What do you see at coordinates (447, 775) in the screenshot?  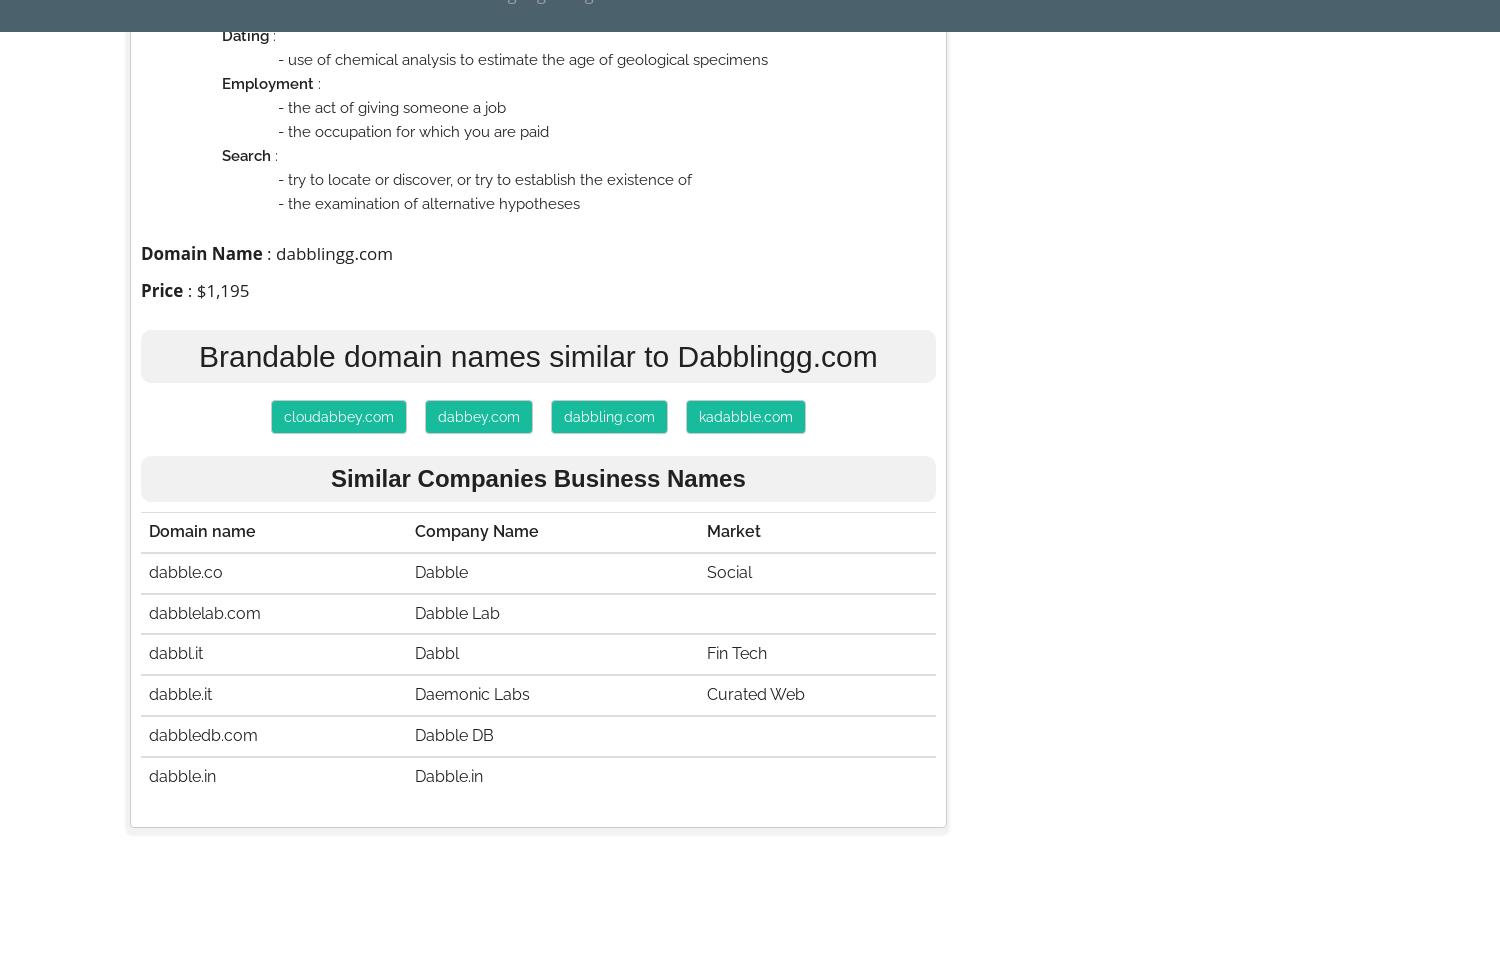 I see `'Dabble.in'` at bounding box center [447, 775].